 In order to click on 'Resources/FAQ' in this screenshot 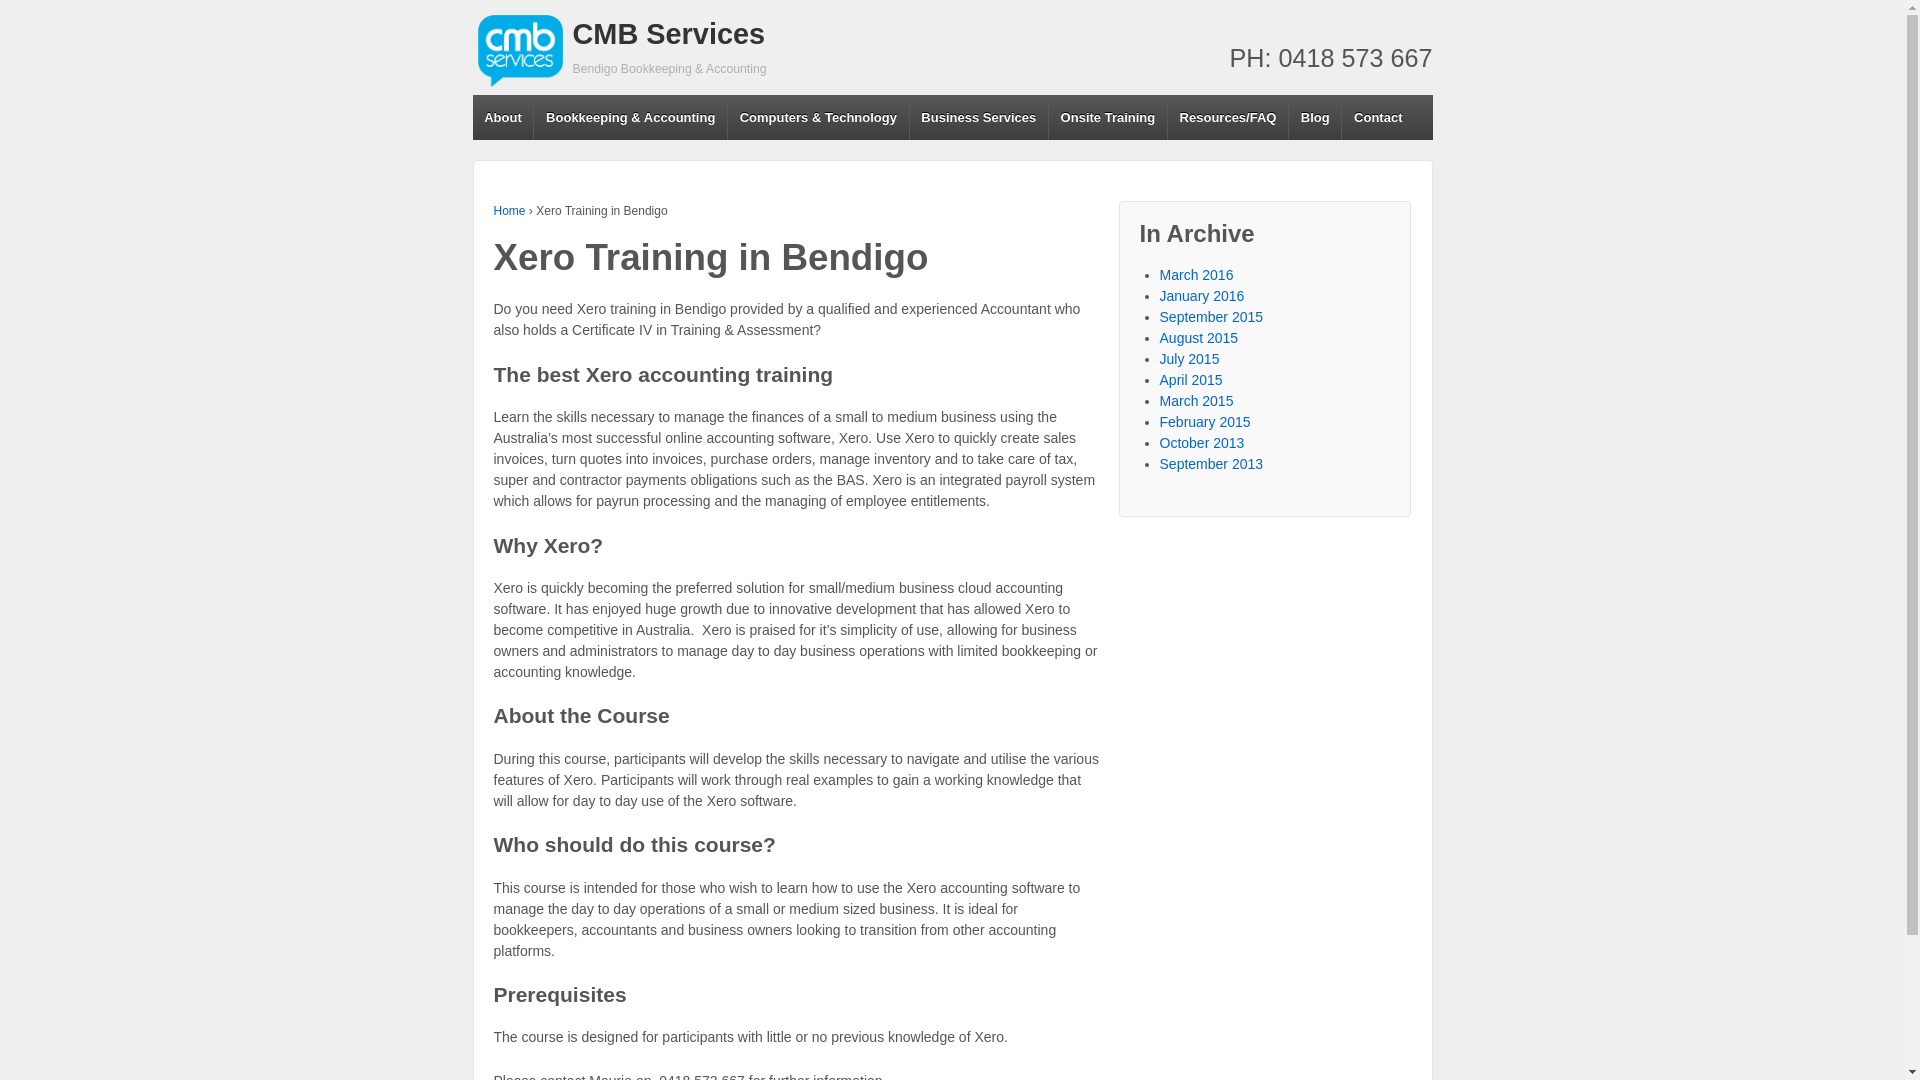, I will do `click(1226, 117)`.